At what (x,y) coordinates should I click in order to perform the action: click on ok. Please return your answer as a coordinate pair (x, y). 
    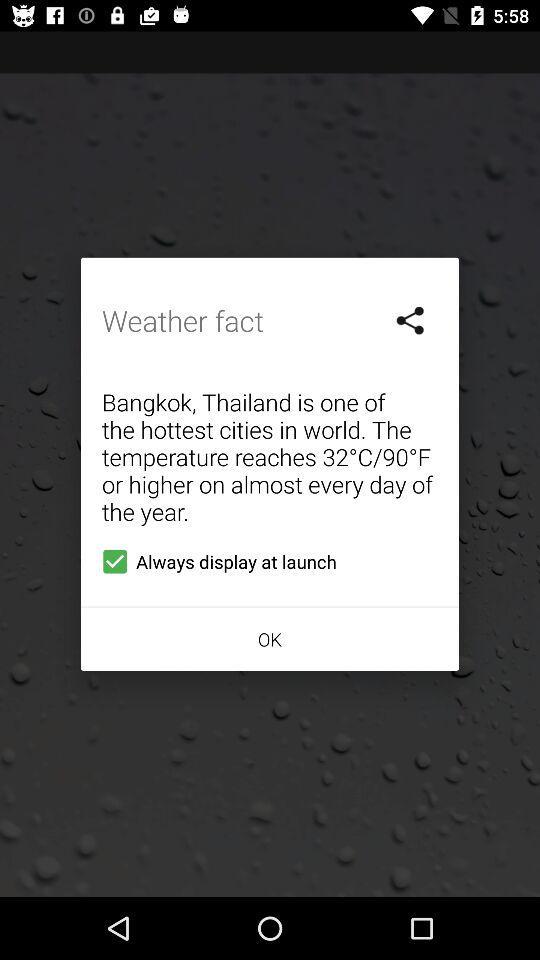
    Looking at the image, I should click on (270, 638).